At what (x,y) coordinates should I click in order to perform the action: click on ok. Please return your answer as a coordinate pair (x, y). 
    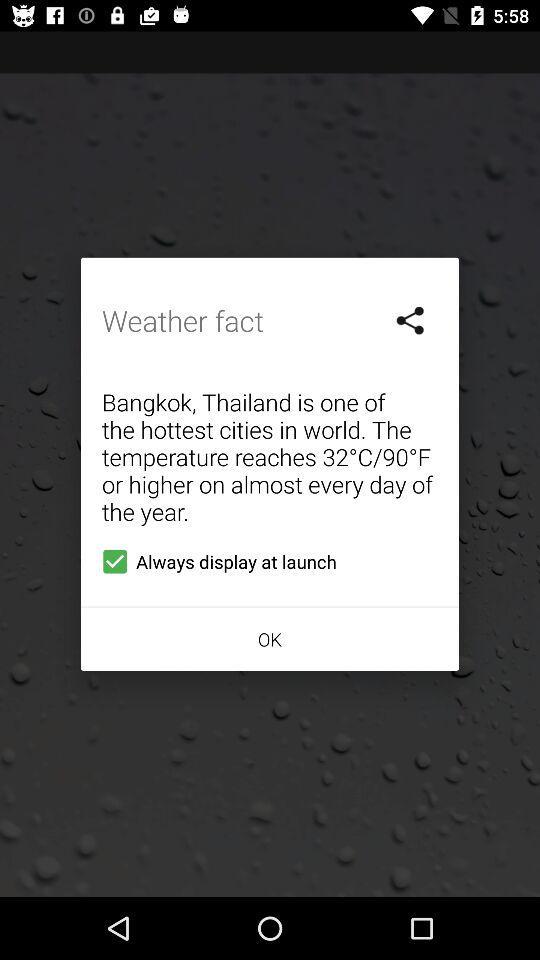
    Looking at the image, I should click on (270, 638).